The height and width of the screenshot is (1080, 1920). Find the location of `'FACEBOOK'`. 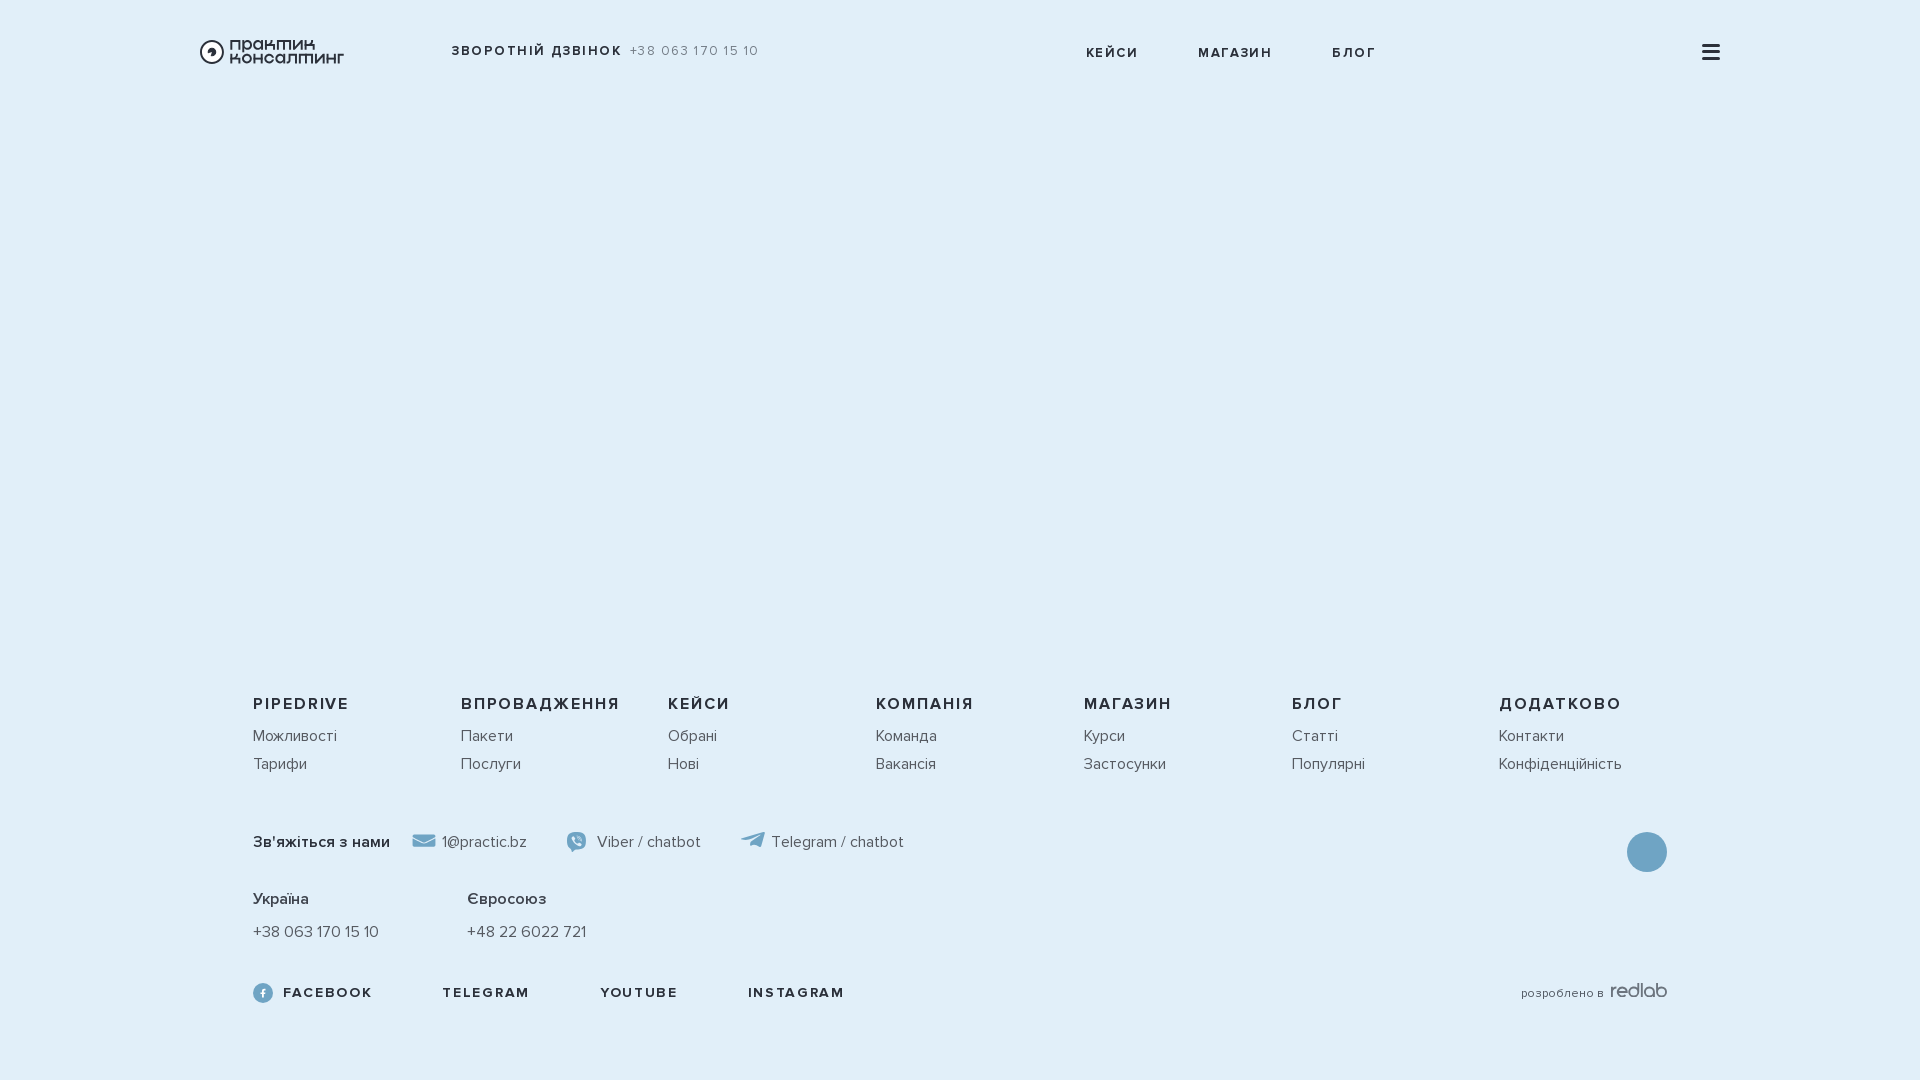

'FACEBOOK' is located at coordinates (311, 992).